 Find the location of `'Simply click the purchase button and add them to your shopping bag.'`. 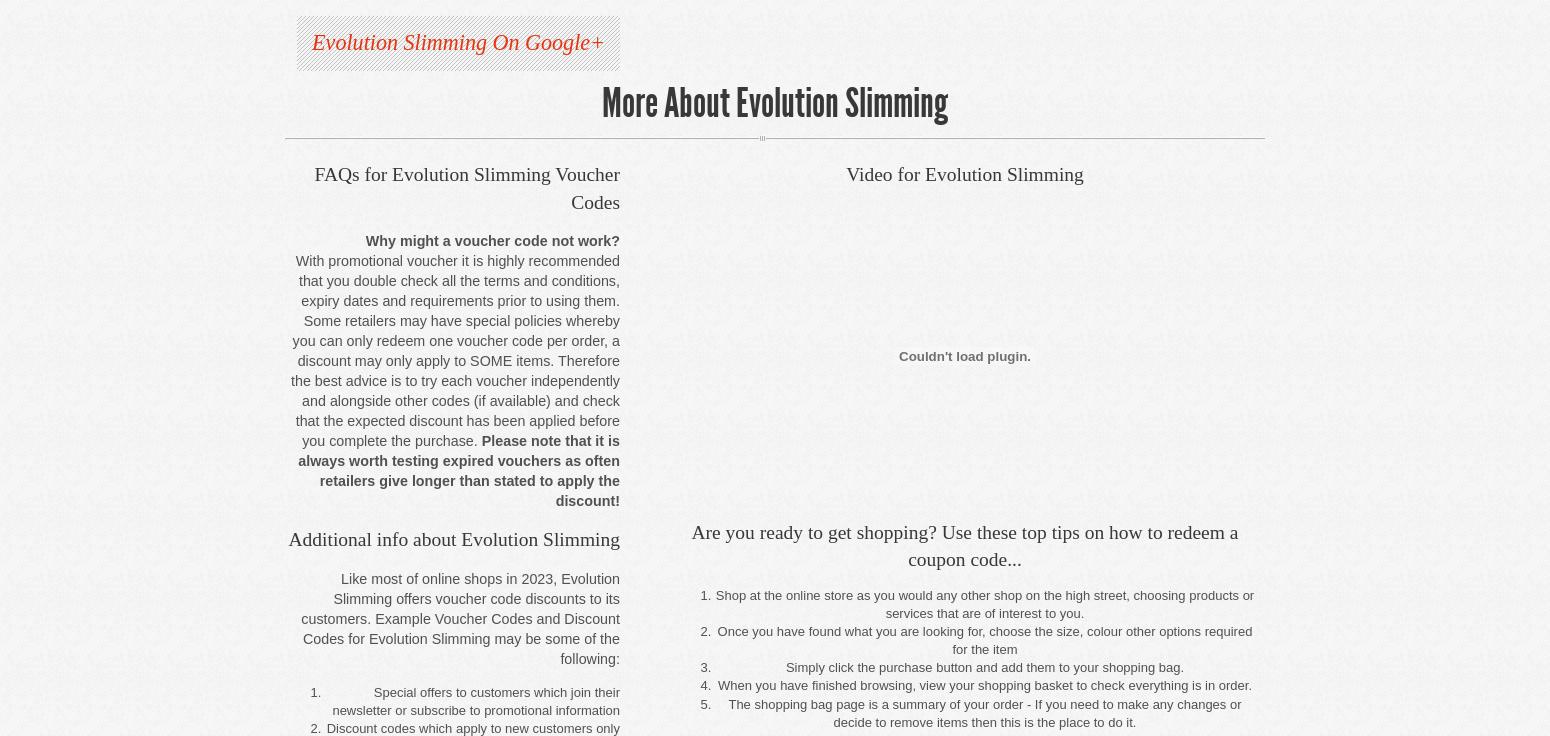

'Simply click the purchase button and add them to your shopping bag.' is located at coordinates (983, 666).